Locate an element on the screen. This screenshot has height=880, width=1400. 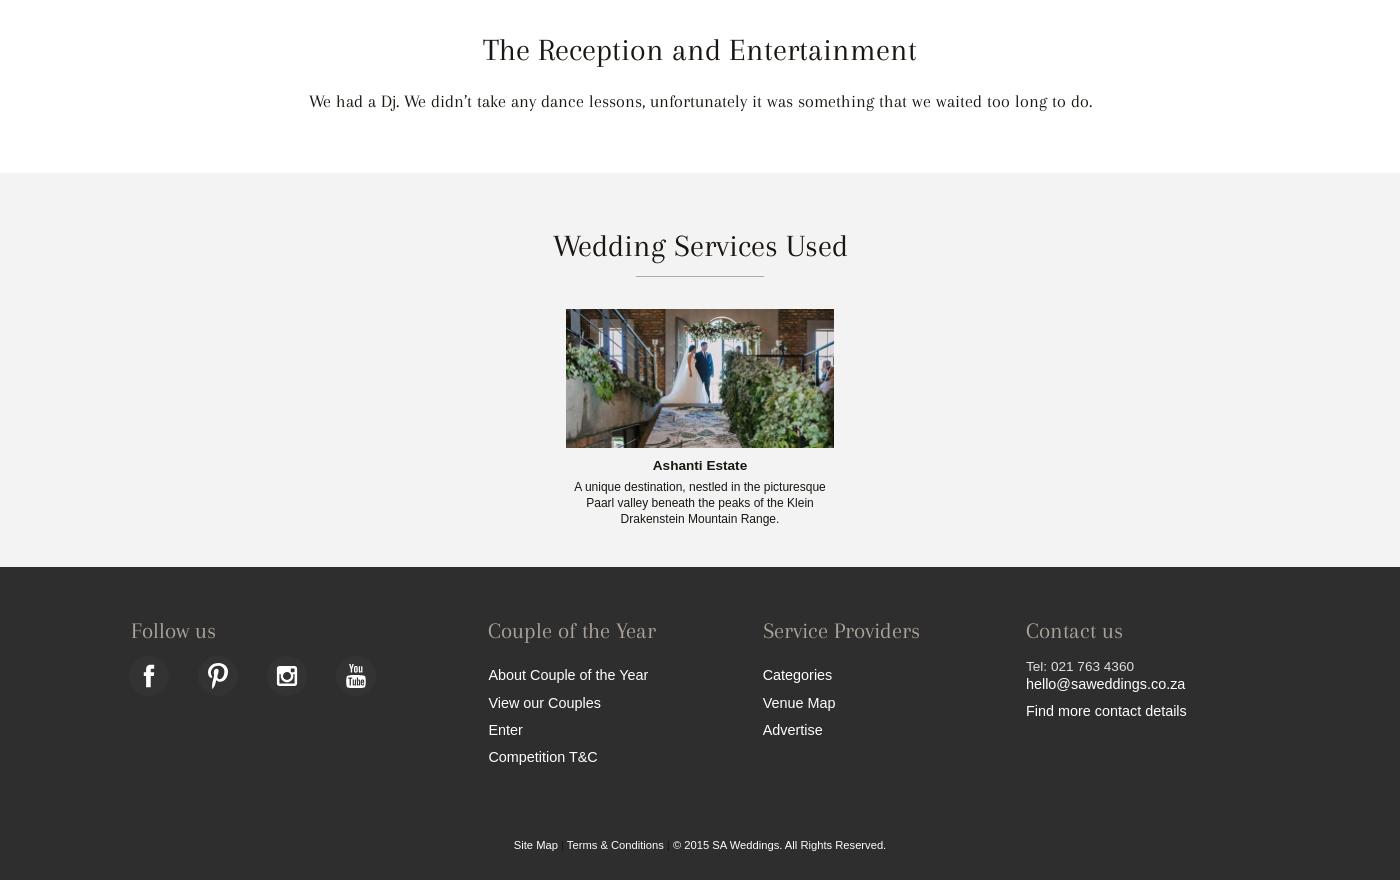
'Ashanti Estate' is located at coordinates (699, 463).